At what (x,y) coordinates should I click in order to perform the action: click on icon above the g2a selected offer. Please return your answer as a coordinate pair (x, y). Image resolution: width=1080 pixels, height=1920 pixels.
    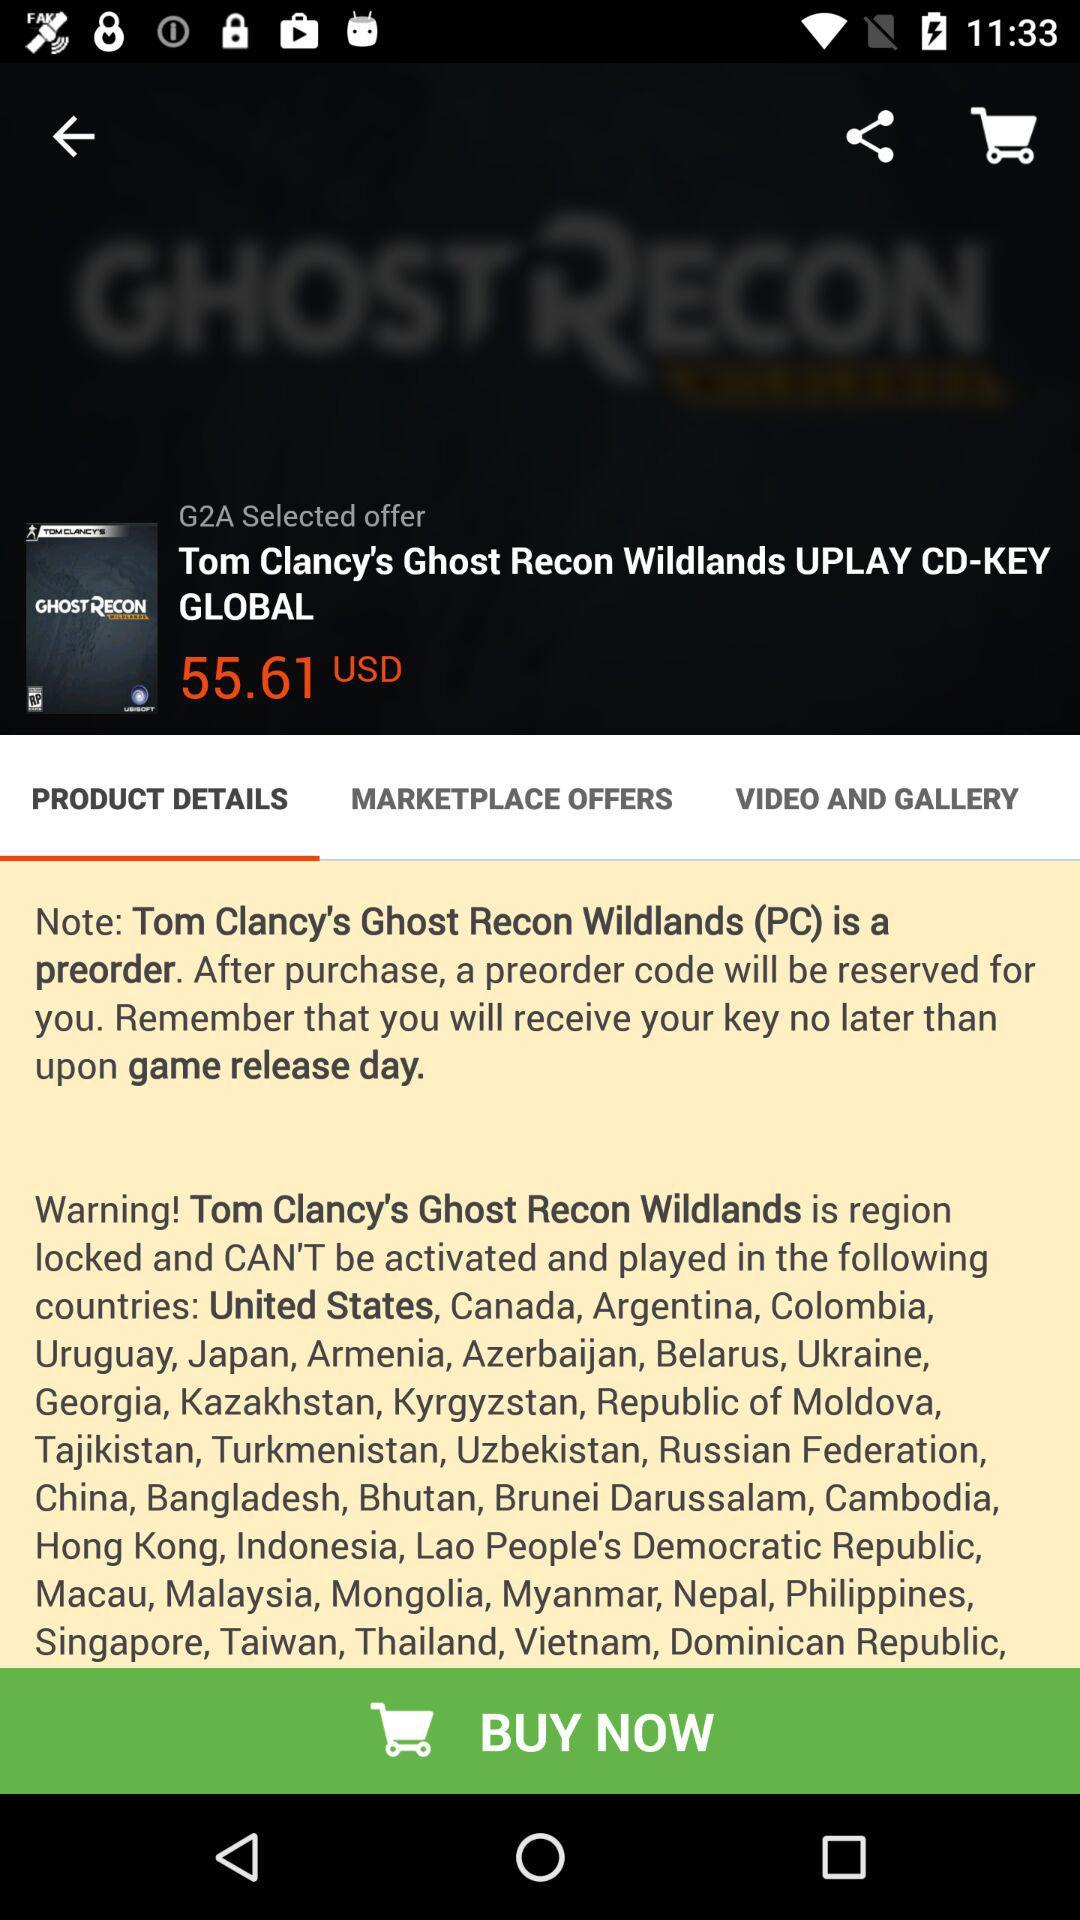
    Looking at the image, I should click on (869, 135).